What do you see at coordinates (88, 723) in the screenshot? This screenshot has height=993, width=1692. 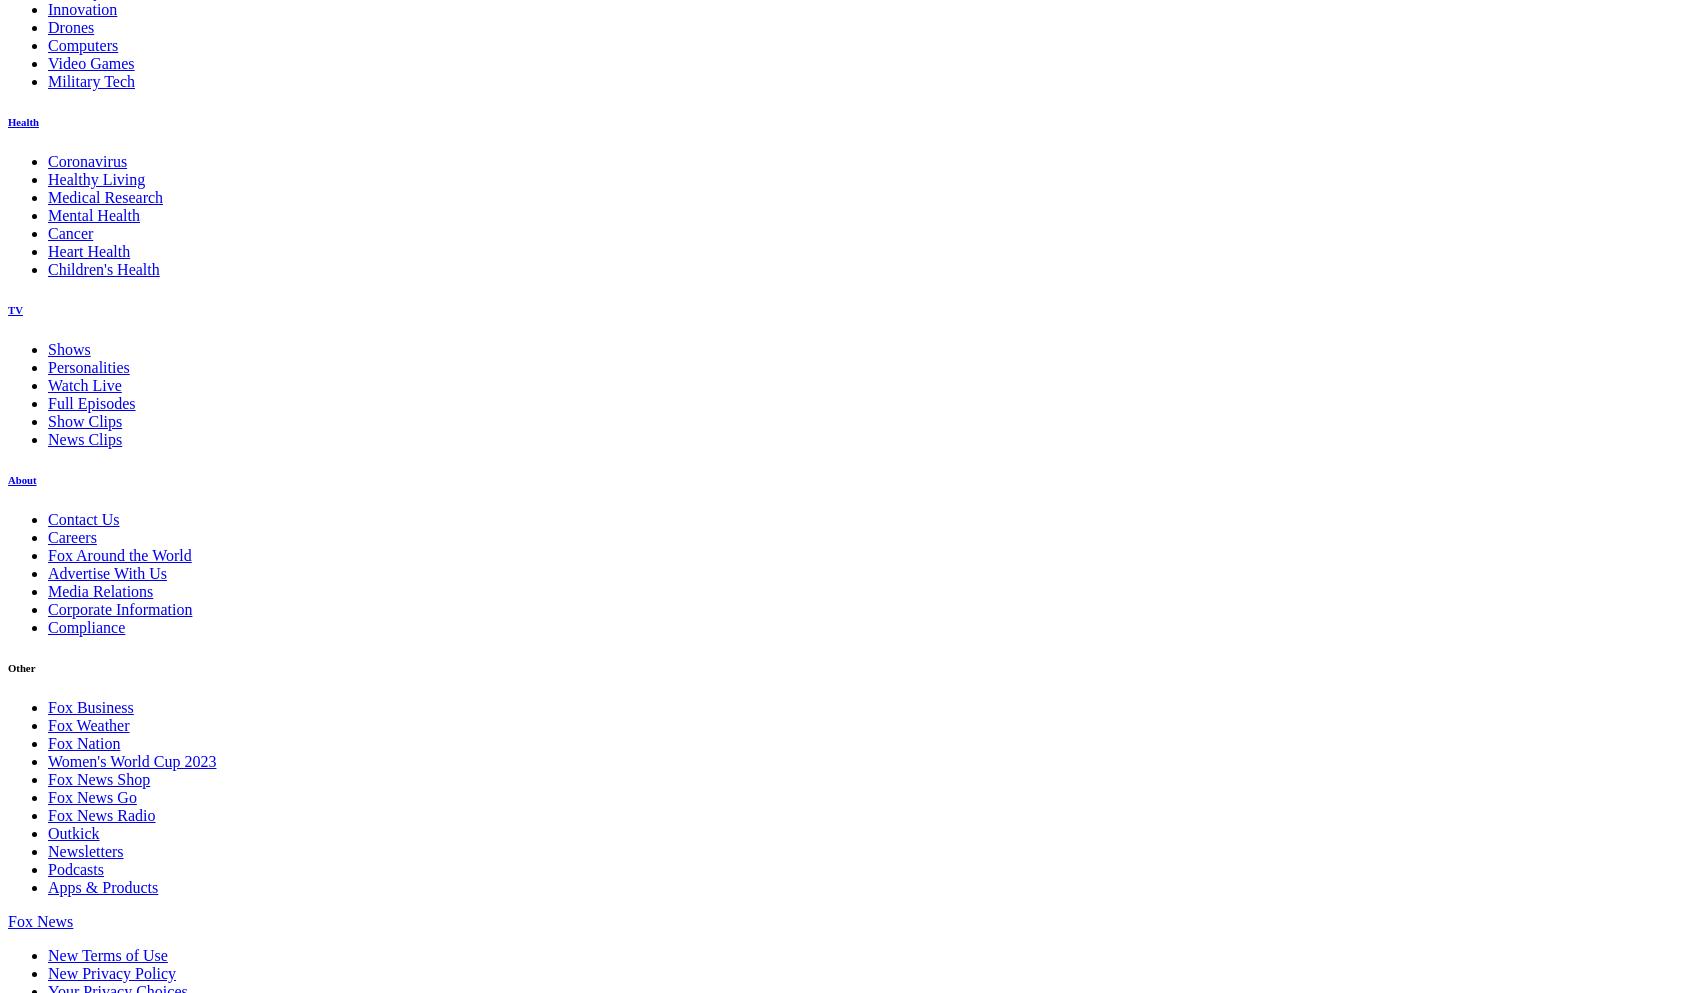 I see `'Fox Weather'` at bounding box center [88, 723].